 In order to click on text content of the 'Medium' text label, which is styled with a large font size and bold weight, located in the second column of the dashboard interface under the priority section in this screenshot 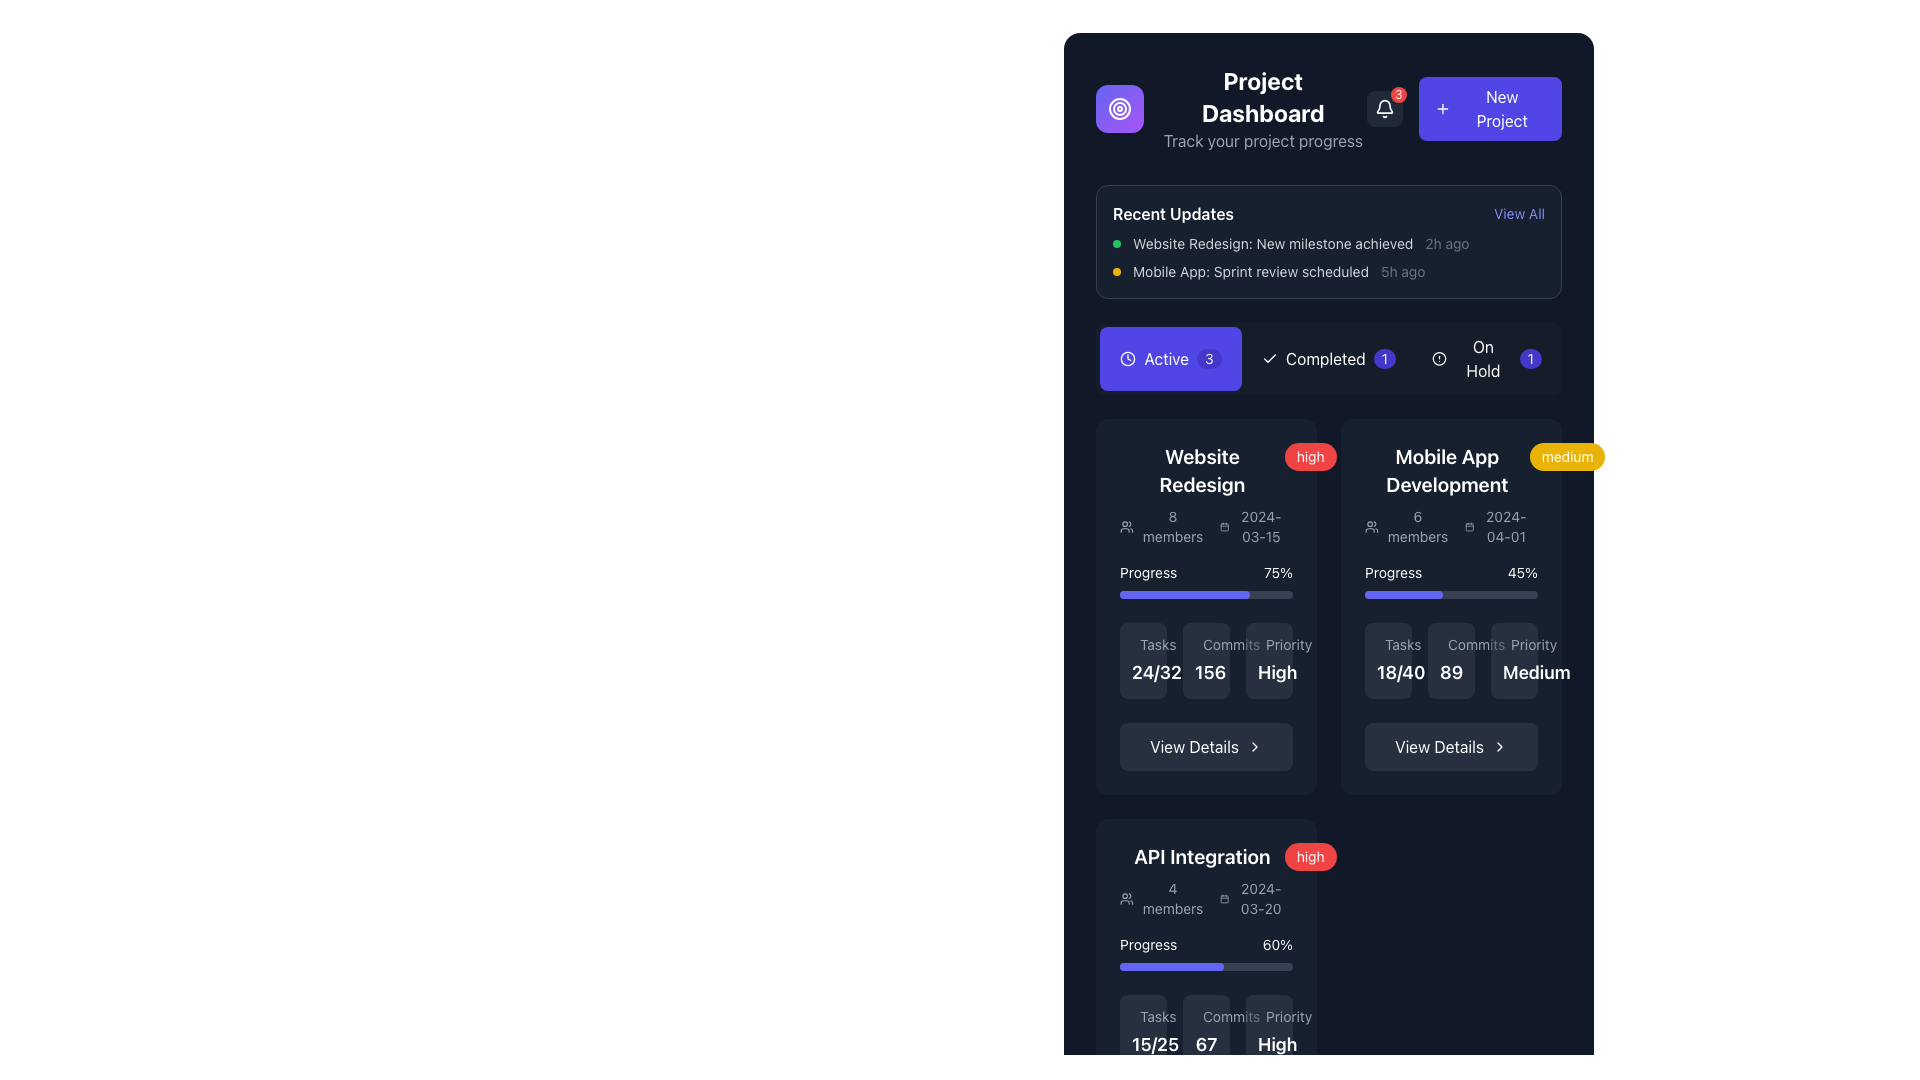, I will do `click(1535, 672)`.